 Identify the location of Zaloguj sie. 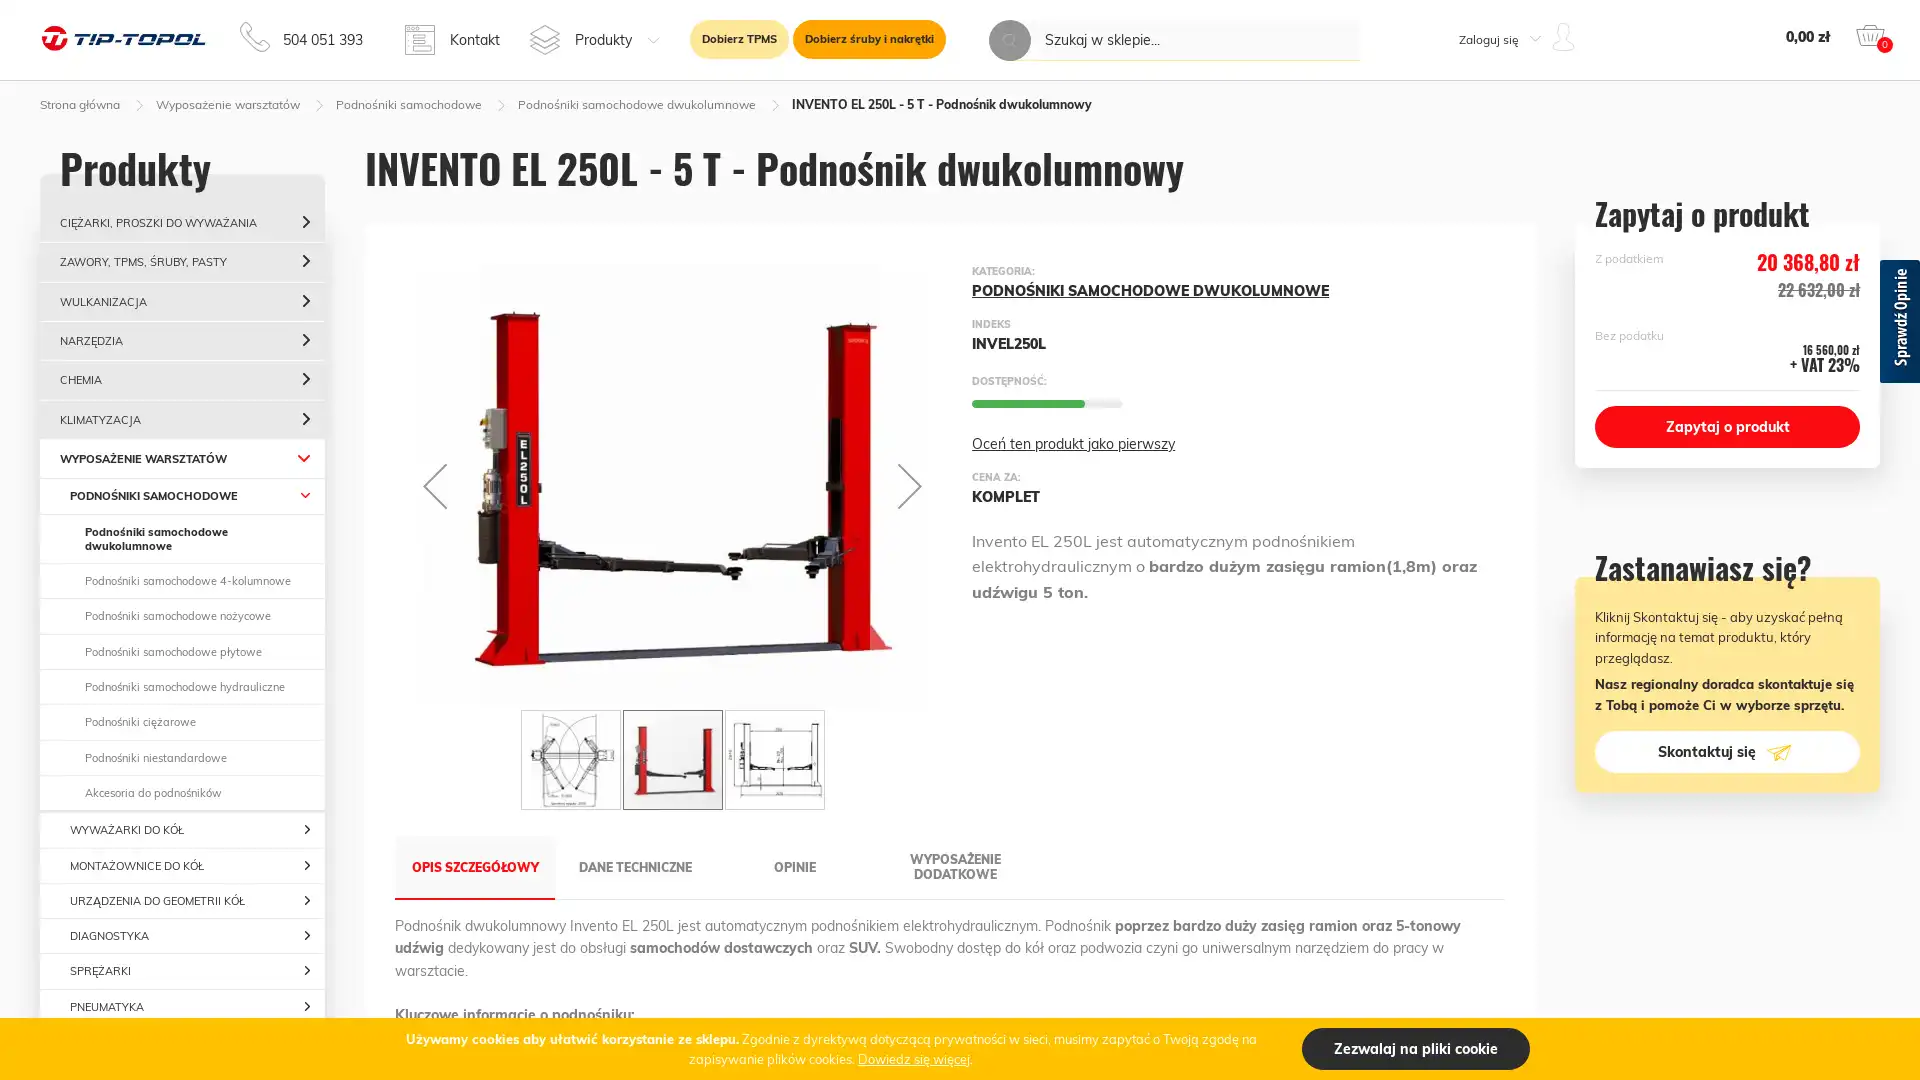
(1481, 256).